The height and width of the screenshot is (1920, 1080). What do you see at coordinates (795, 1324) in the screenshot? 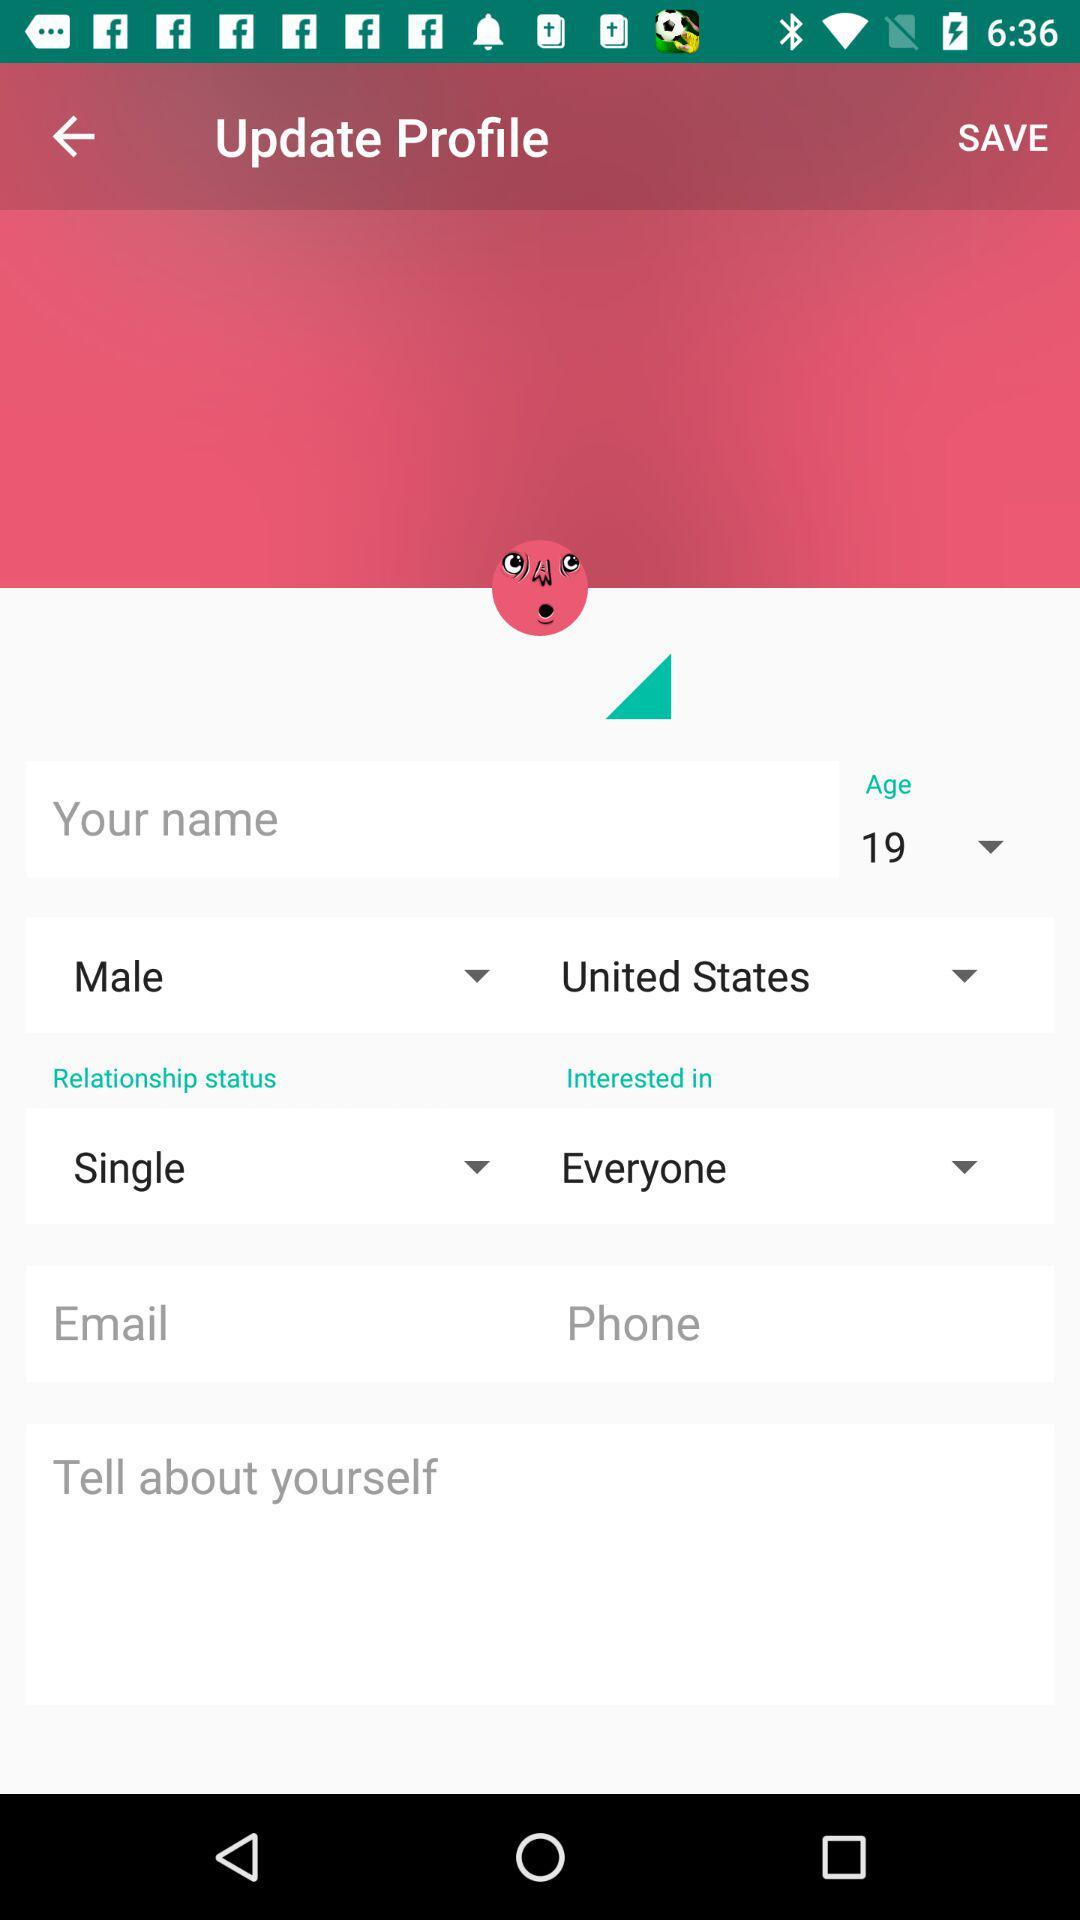
I see `insert phone number` at bounding box center [795, 1324].